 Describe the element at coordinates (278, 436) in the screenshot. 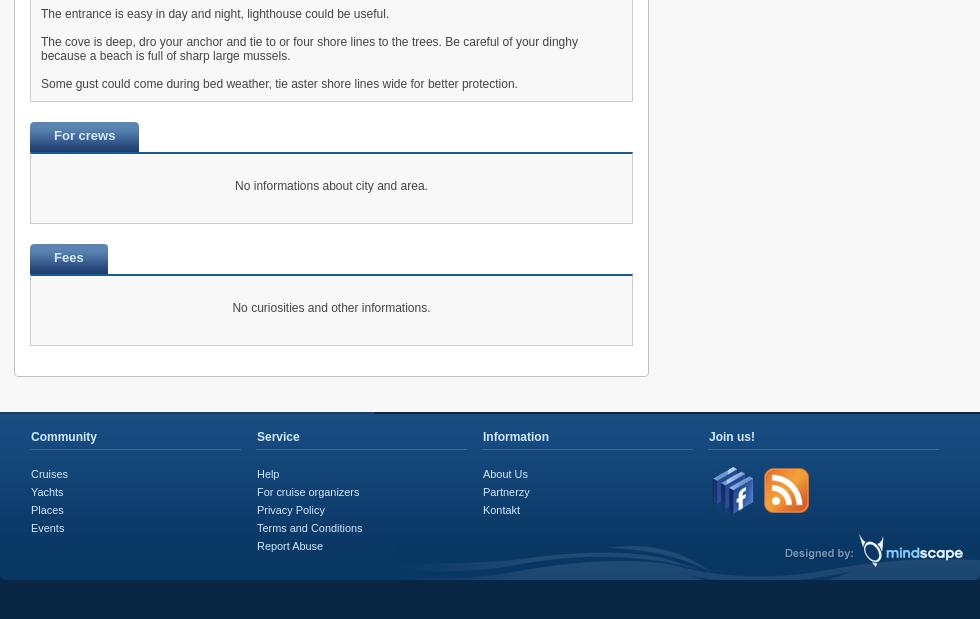

I see `'Service'` at that location.